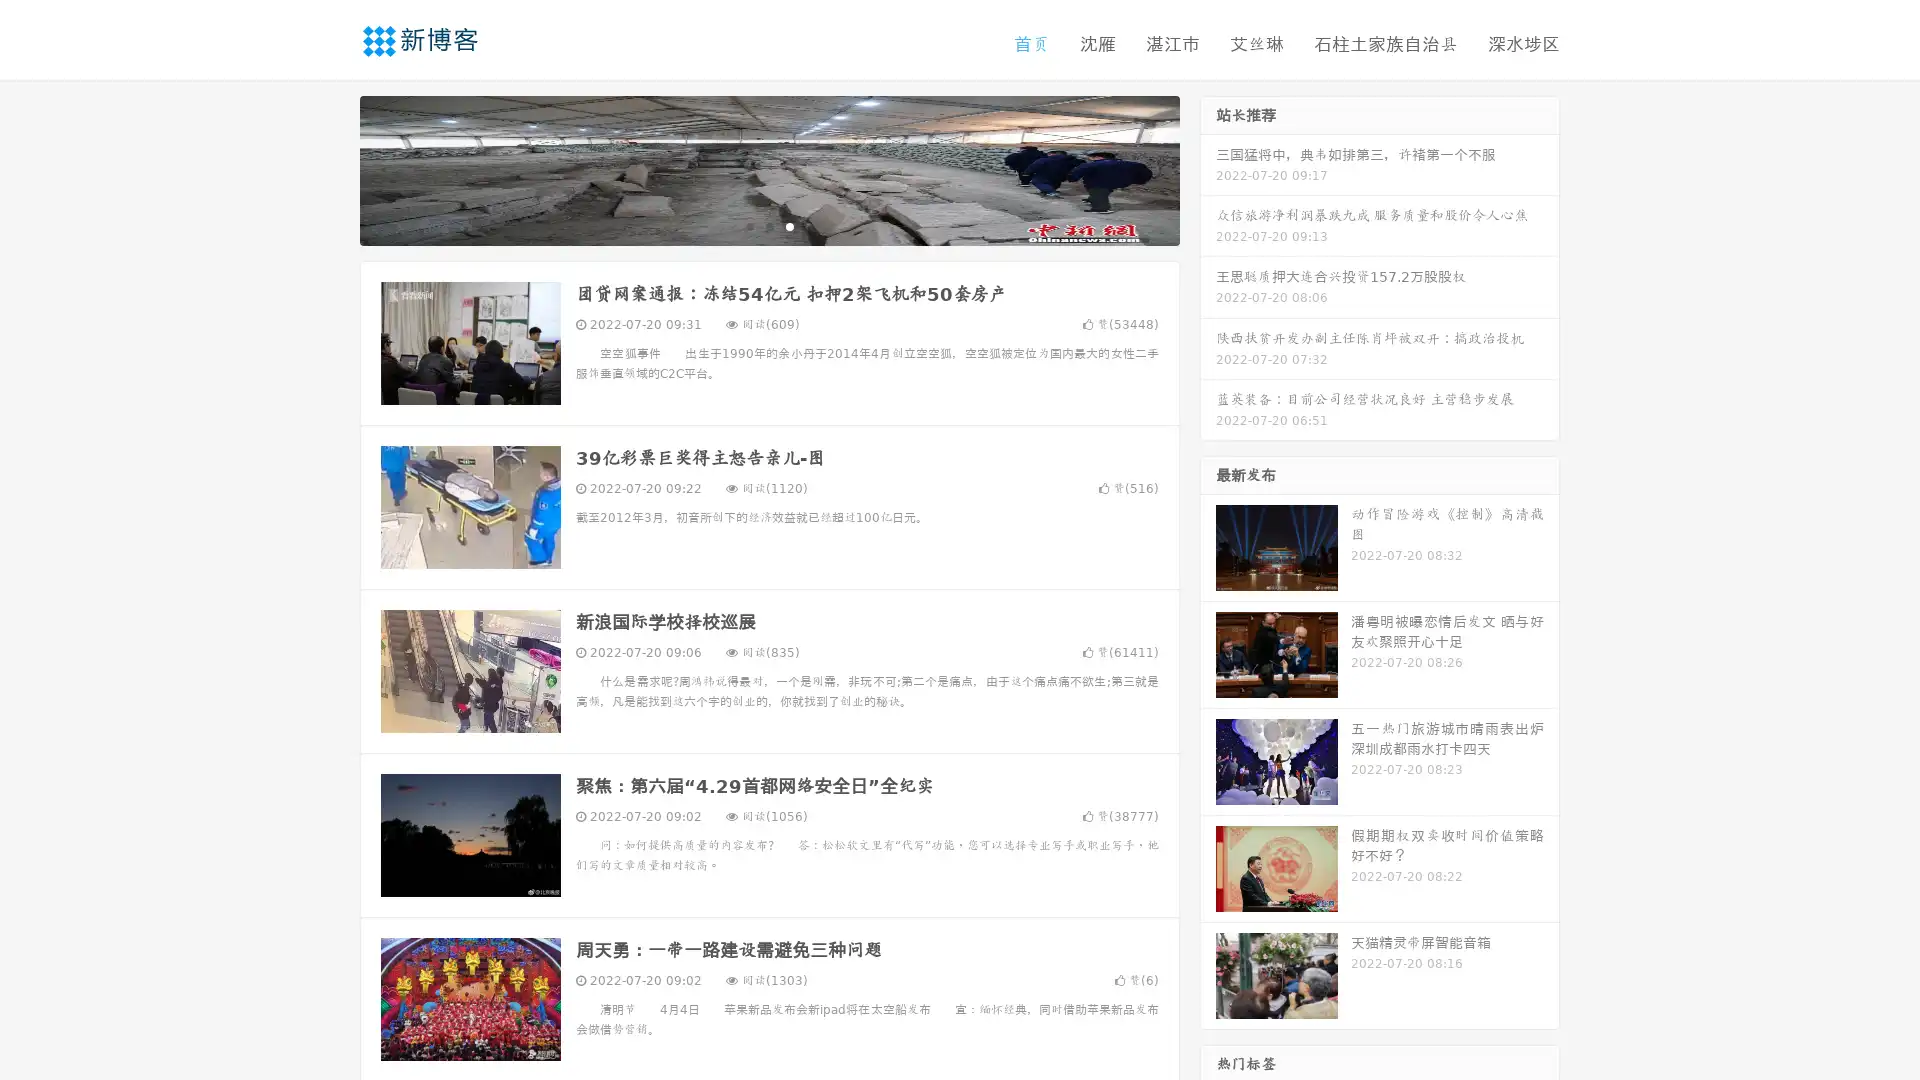 The width and height of the screenshot is (1920, 1080). I want to click on Previous slide, so click(330, 168).